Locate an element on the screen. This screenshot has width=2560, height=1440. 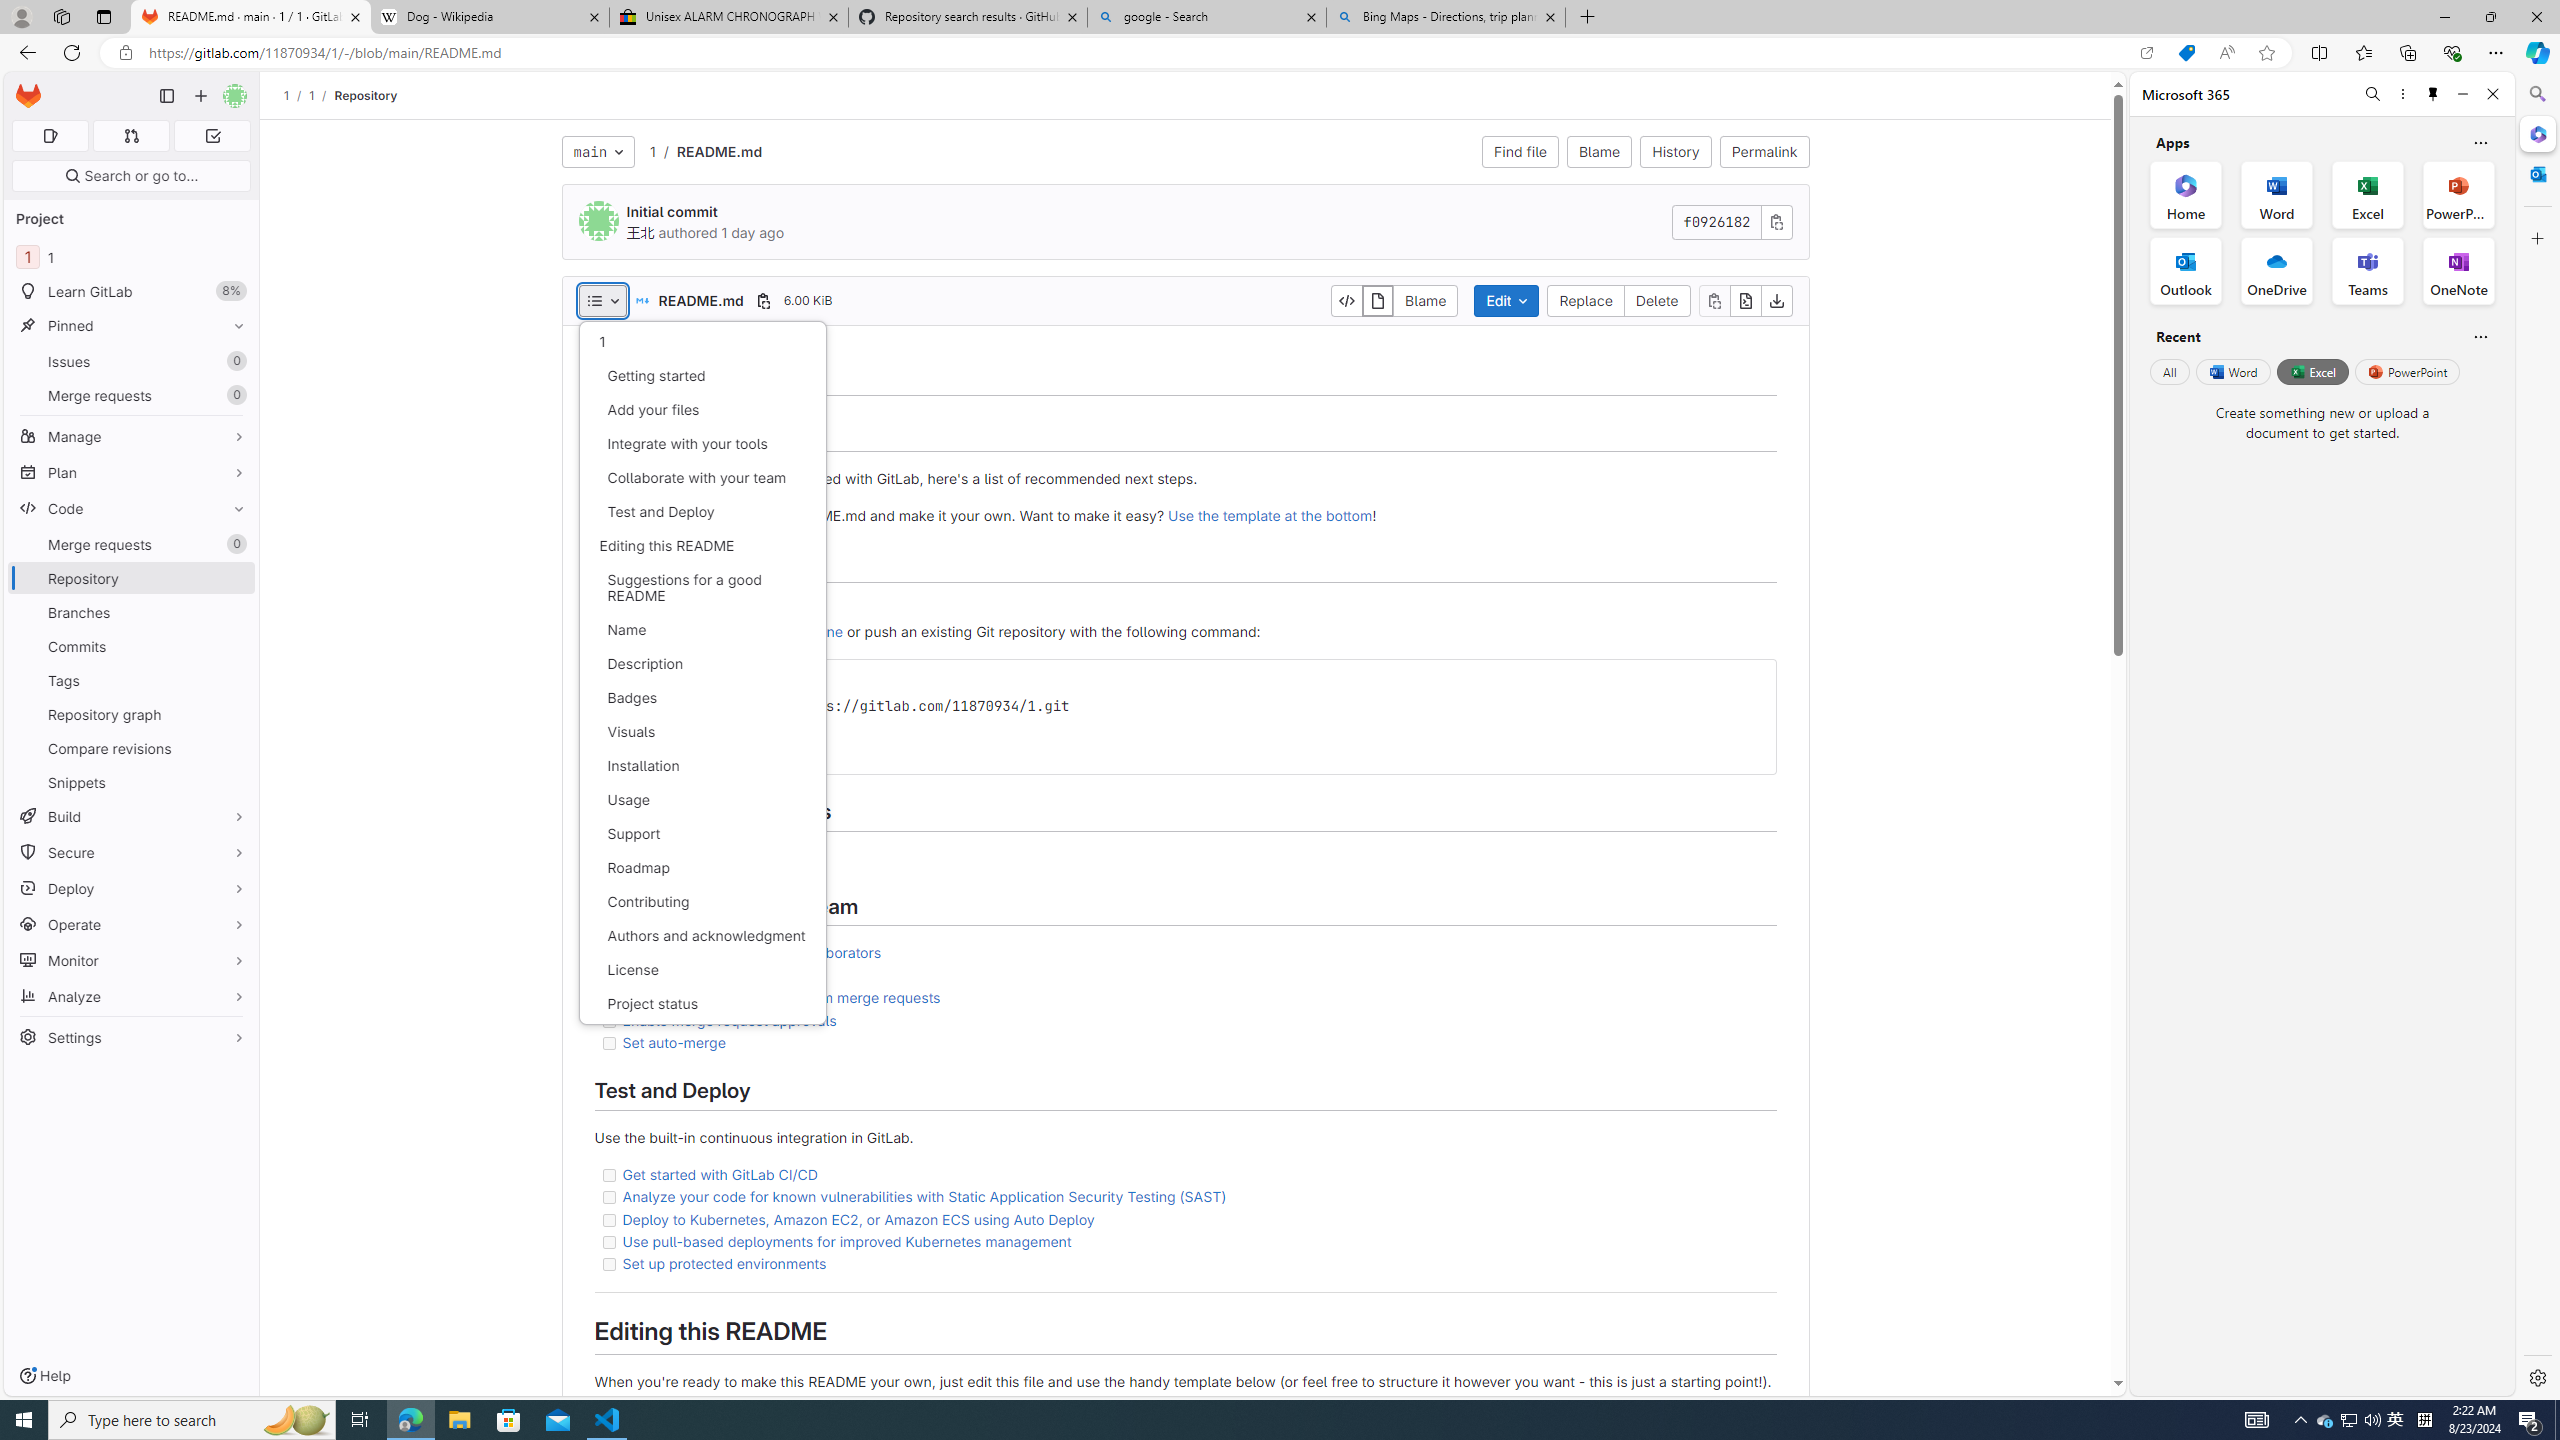
'Edit' is located at coordinates (1507, 299).